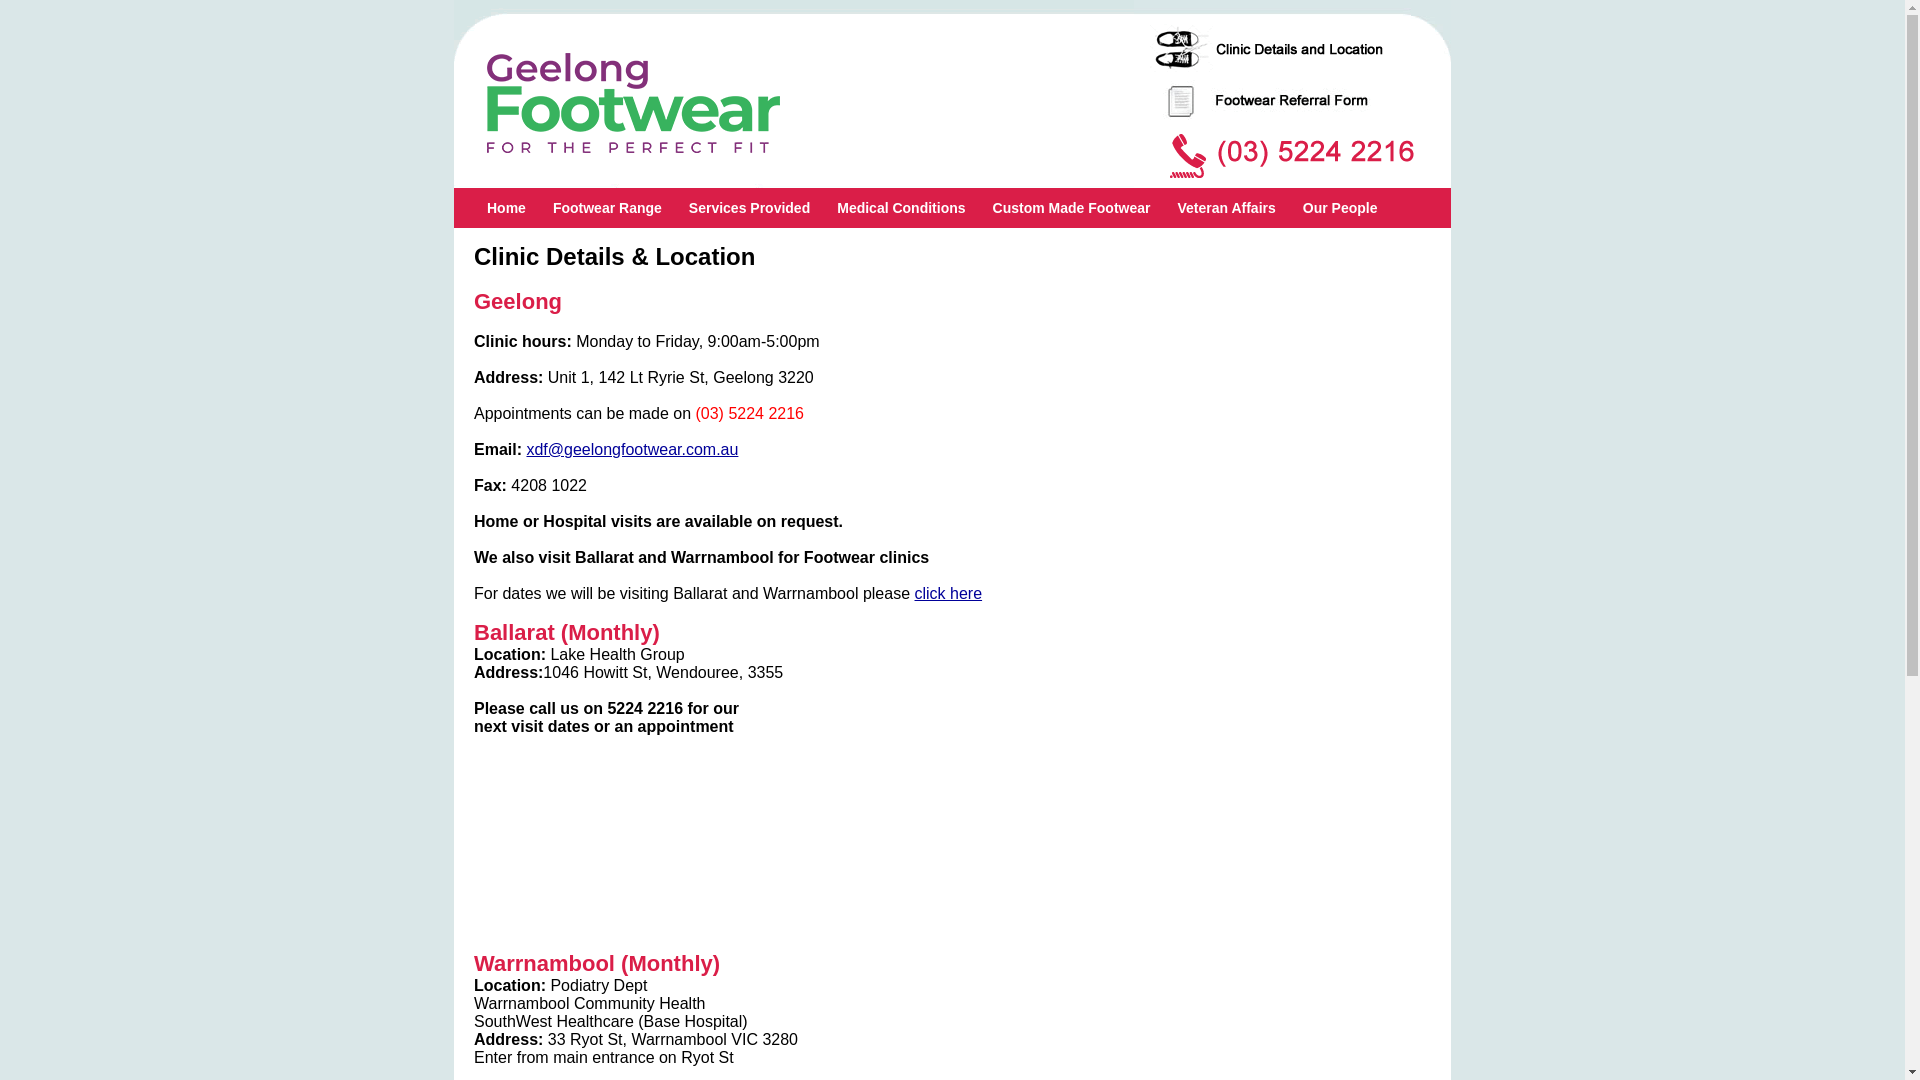 This screenshot has width=1920, height=1080. I want to click on 'Home', so click(506, 208).